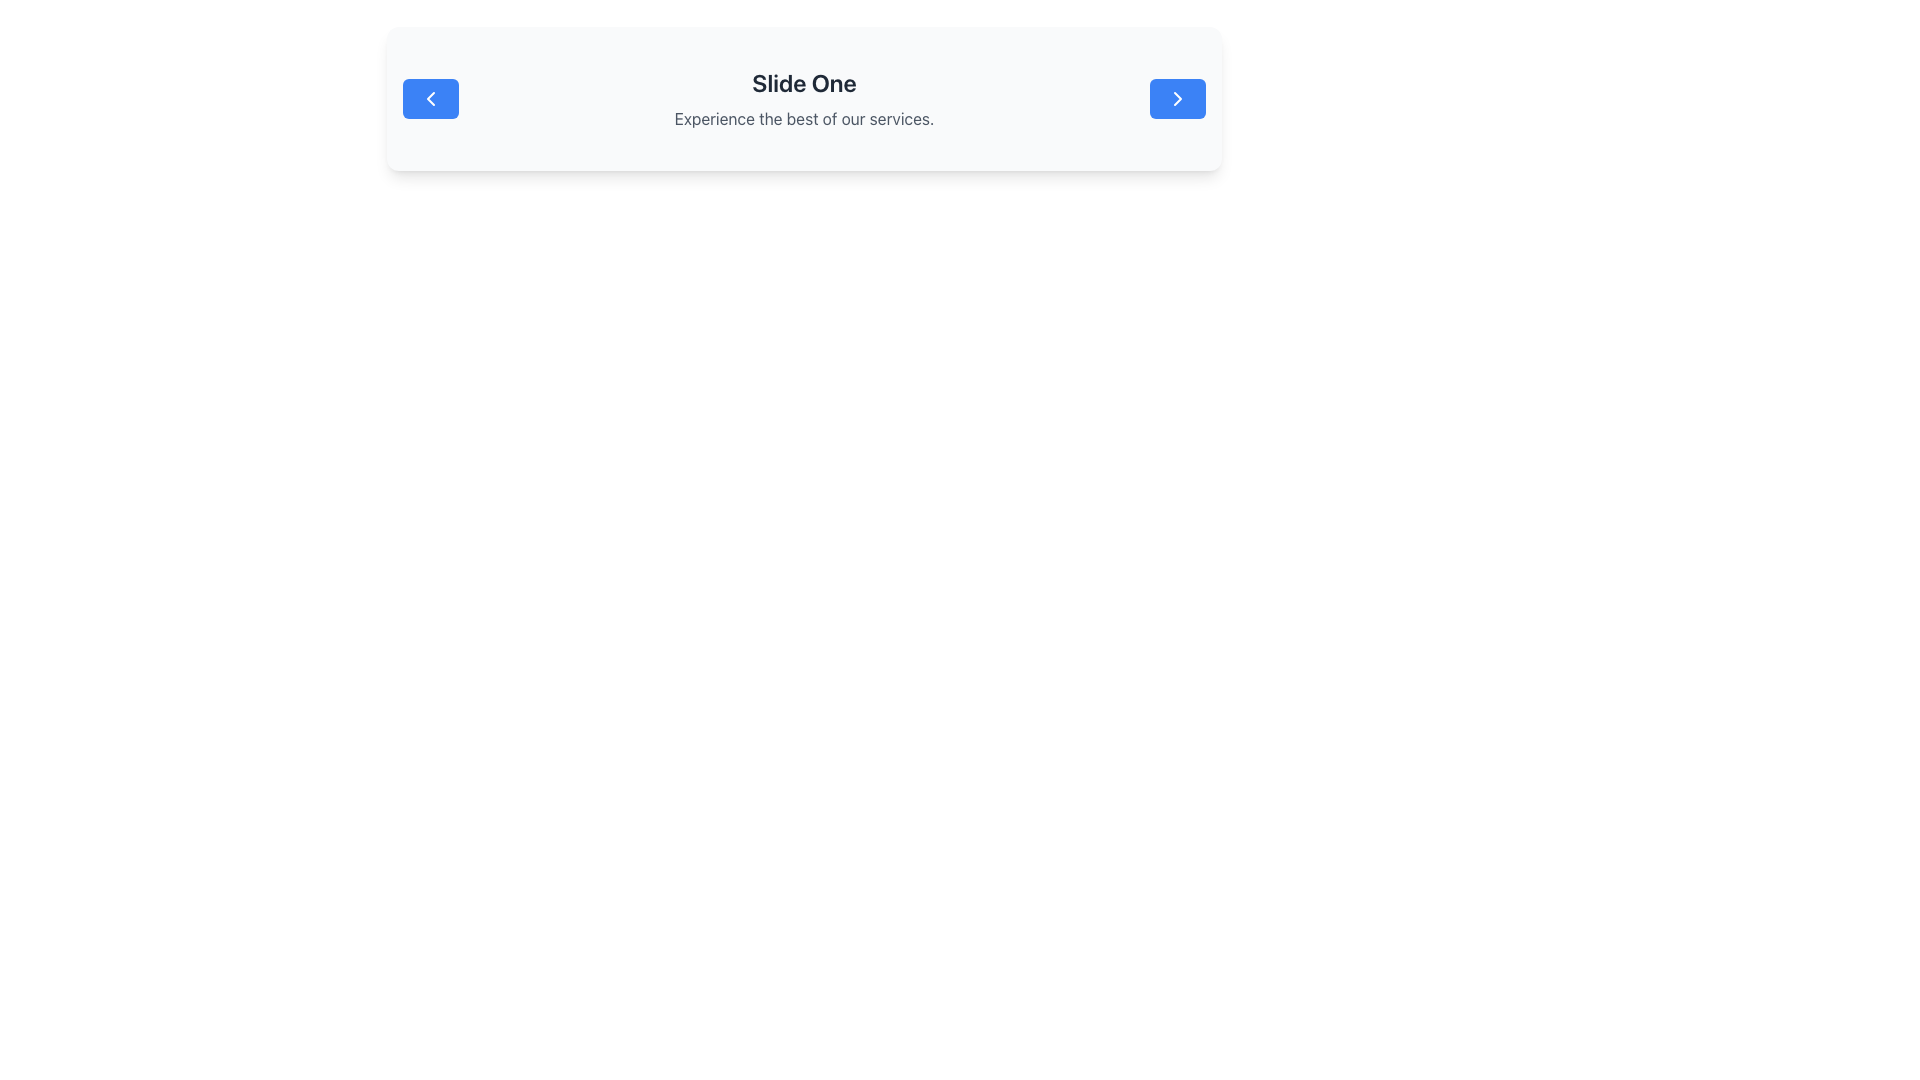 Image resolution: width=1920 pixels, height=1080 pixels. What do you see at coordinates (430, 99) in the screenshot?
I see `the navigational button located in the top-left corner of the central toolbar to move to the previous item or page` at bounding box center [430, 99].